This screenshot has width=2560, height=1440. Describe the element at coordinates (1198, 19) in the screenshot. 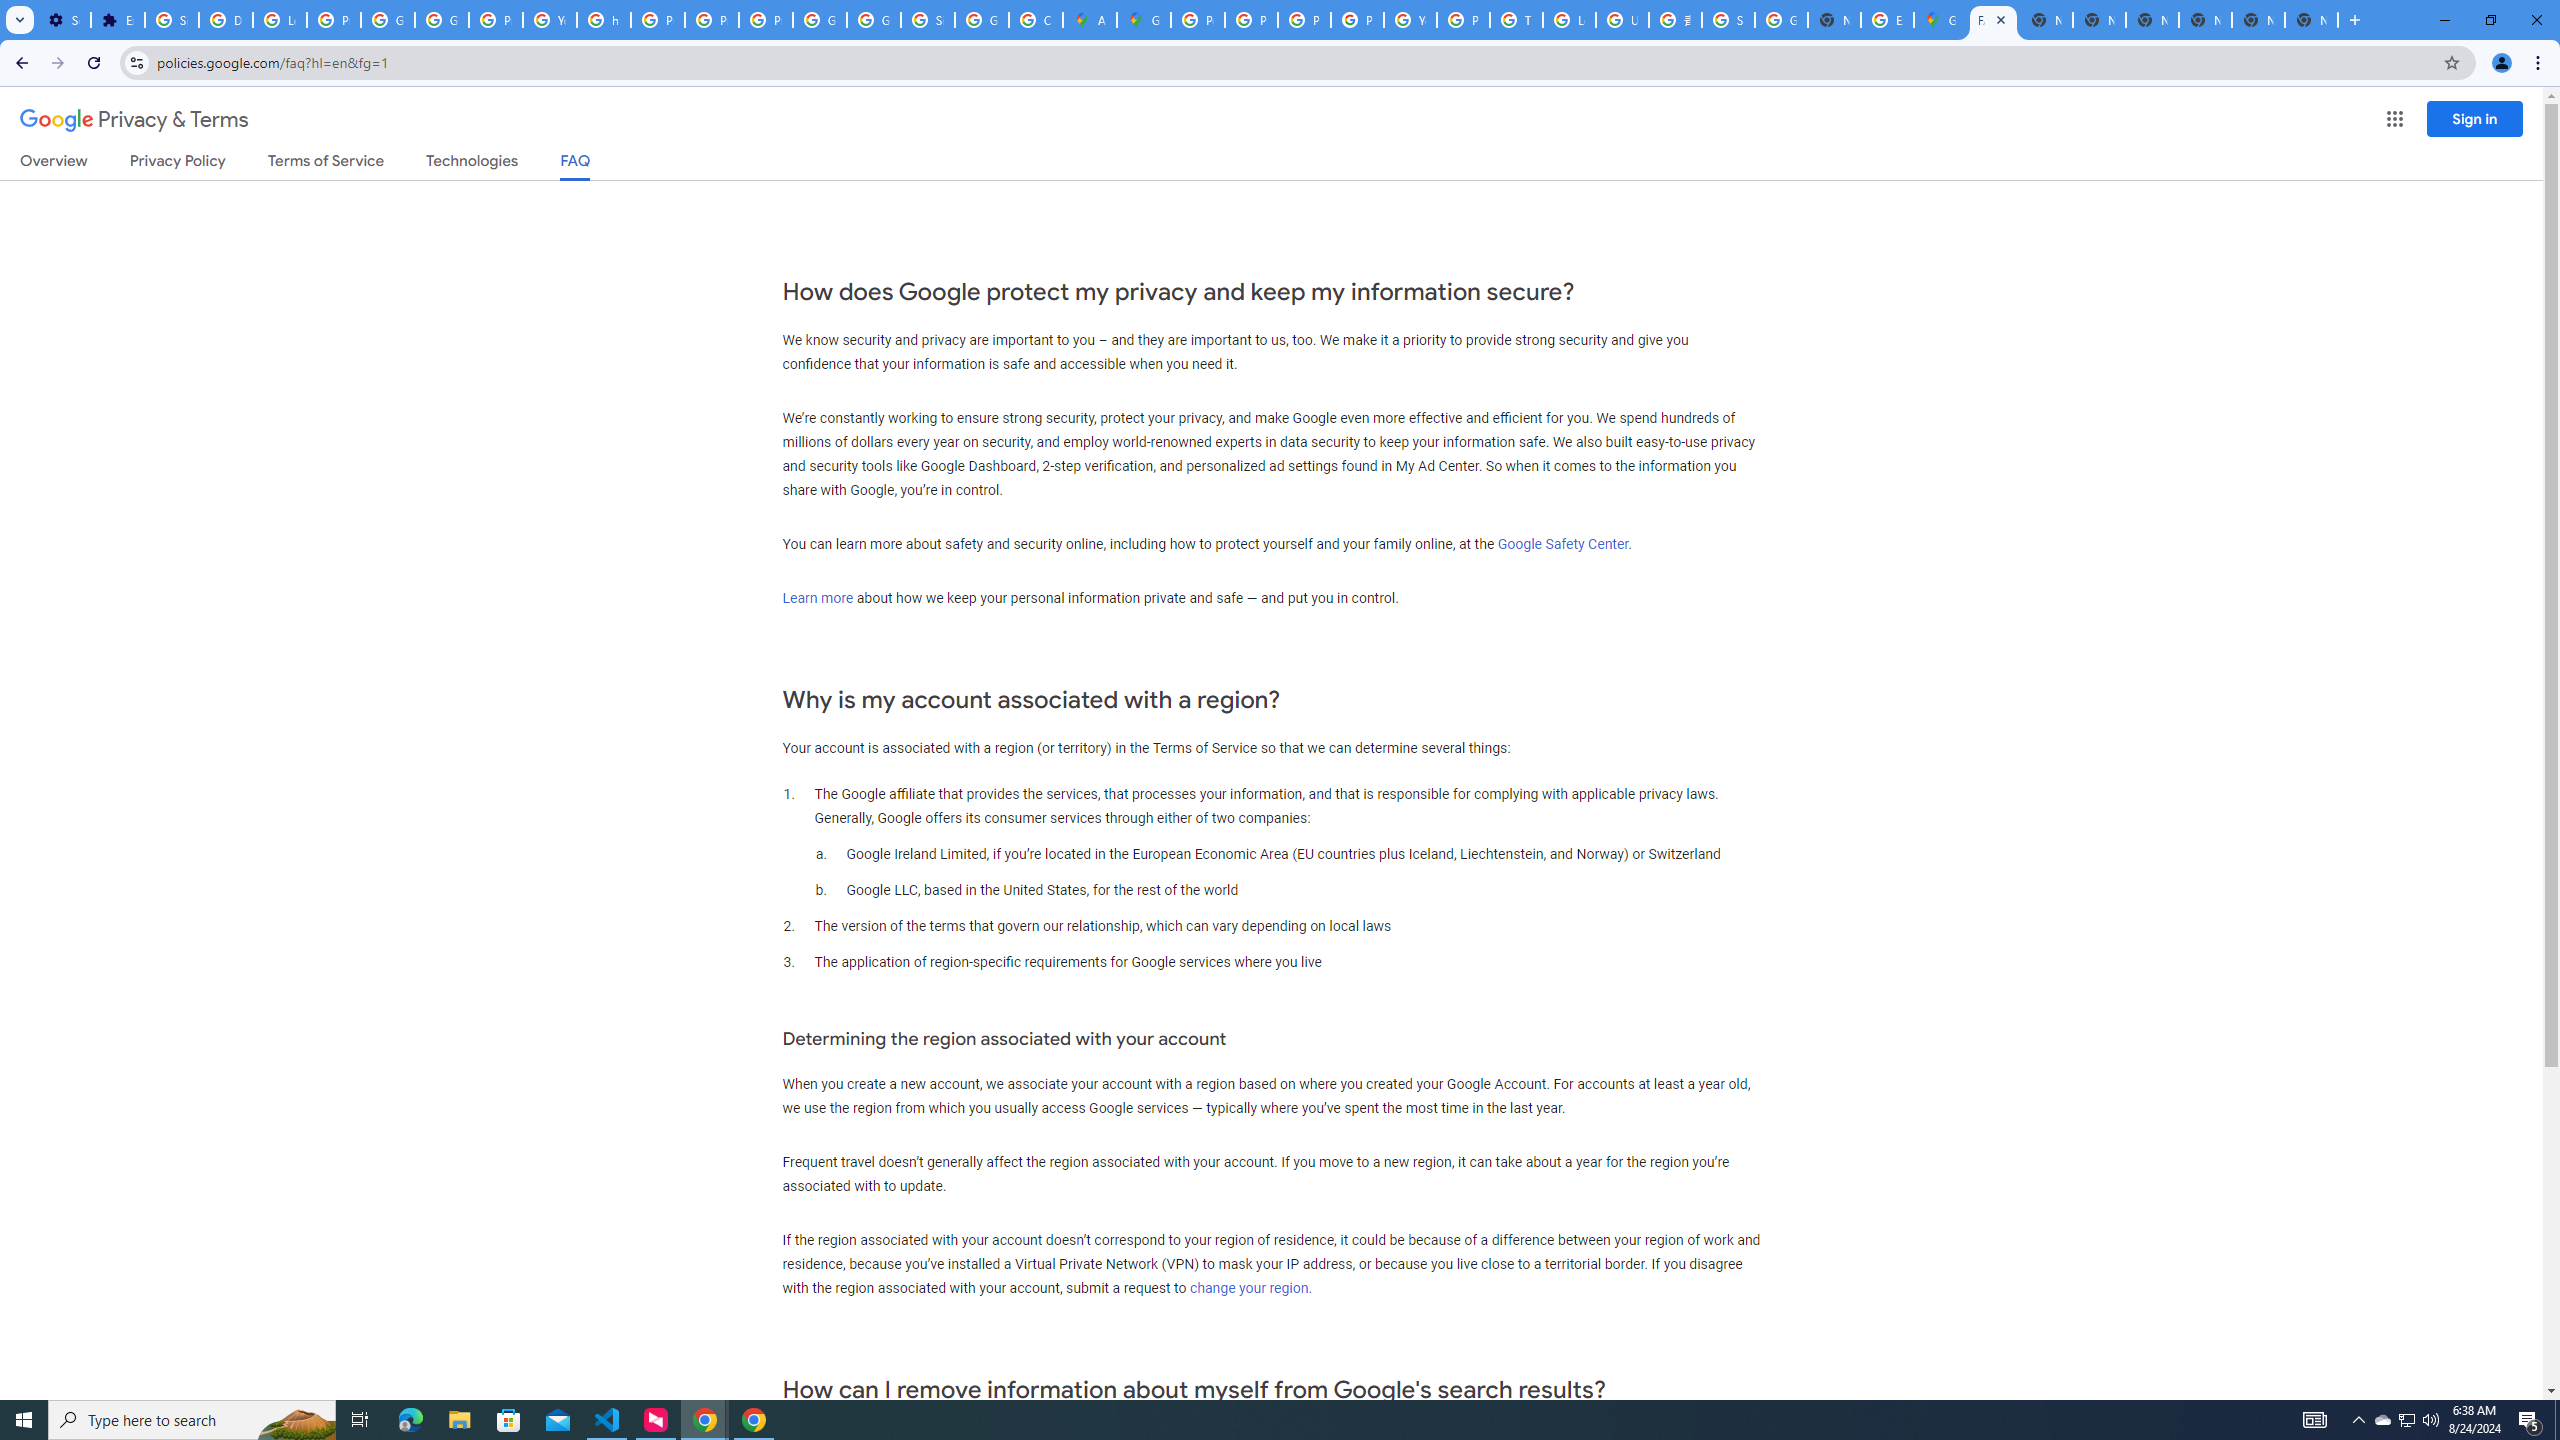

I see `'Policy Accountability and Transparency - Transparency Center'` at that location.